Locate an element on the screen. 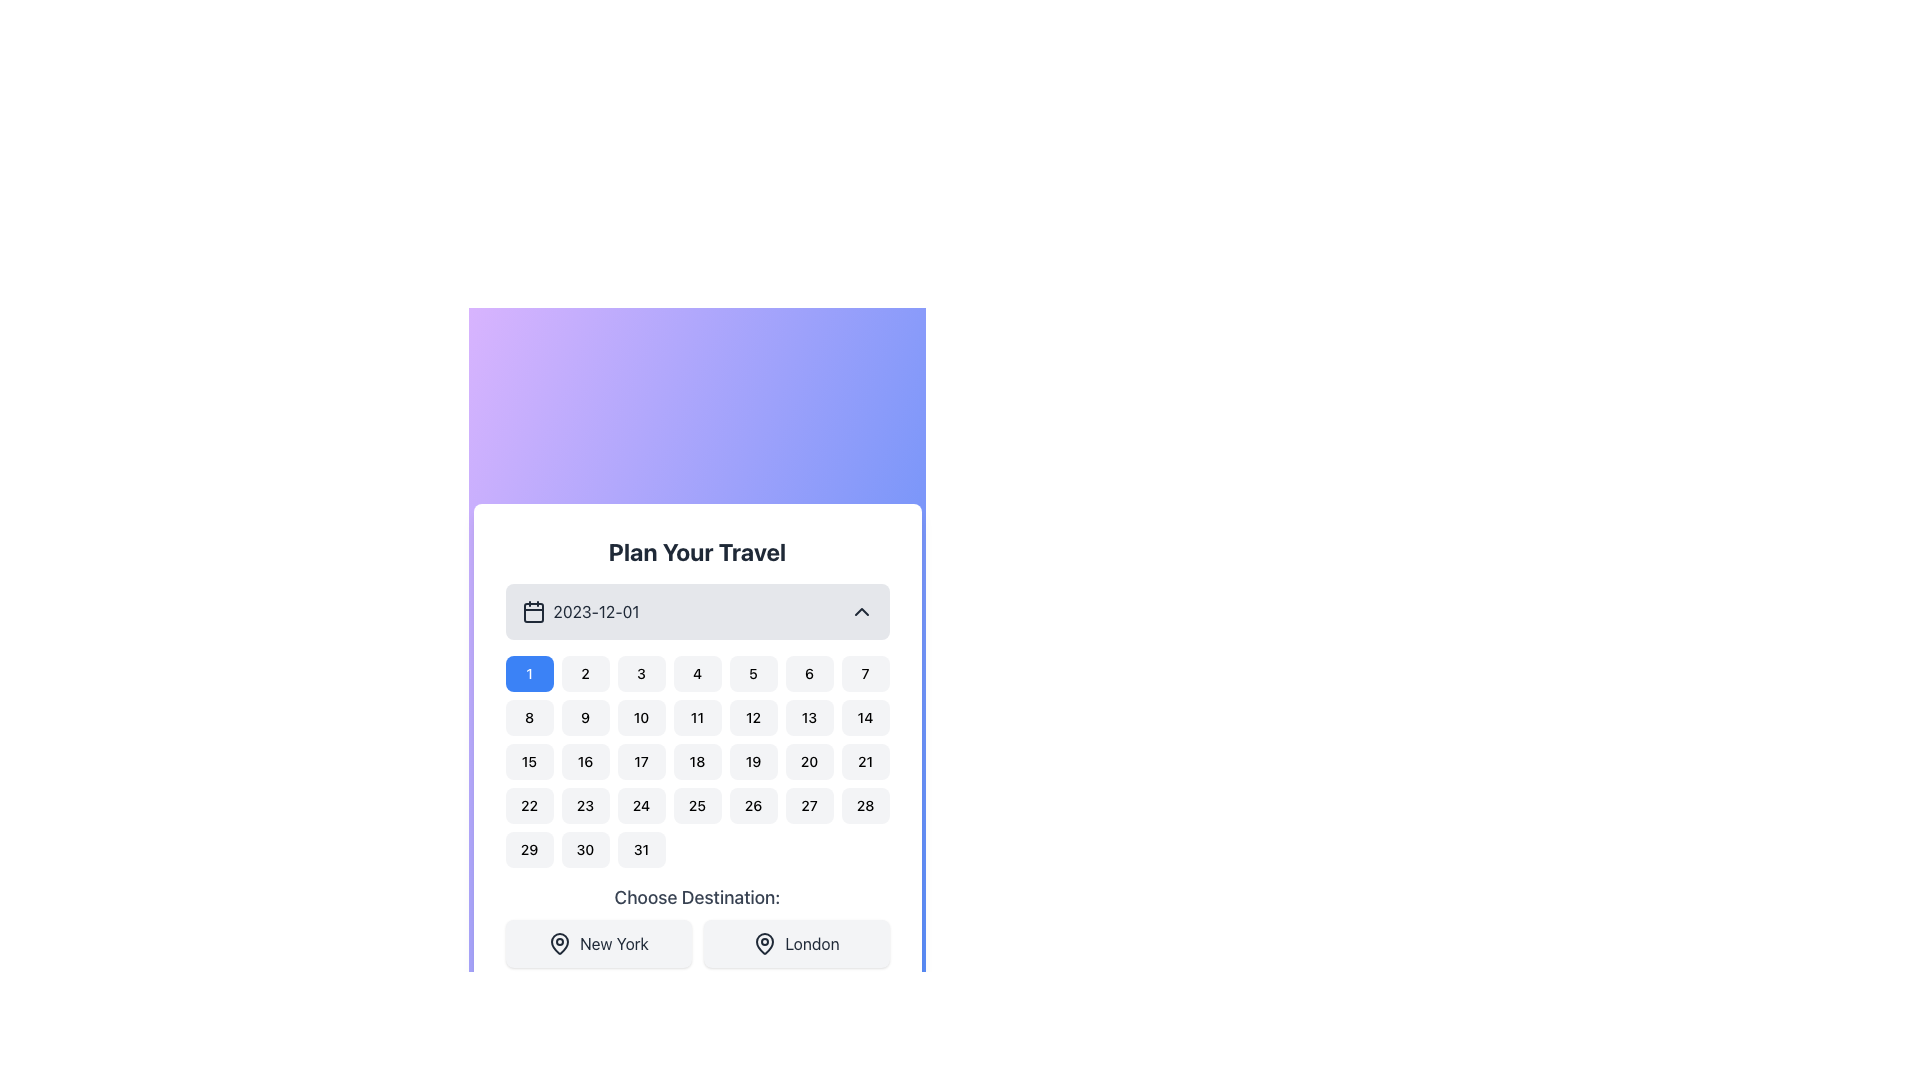  the Icon associated with the 'London' button in the 'Choose Destination' section to enhance user understanding of the interface is located at coordinates (764, 944).